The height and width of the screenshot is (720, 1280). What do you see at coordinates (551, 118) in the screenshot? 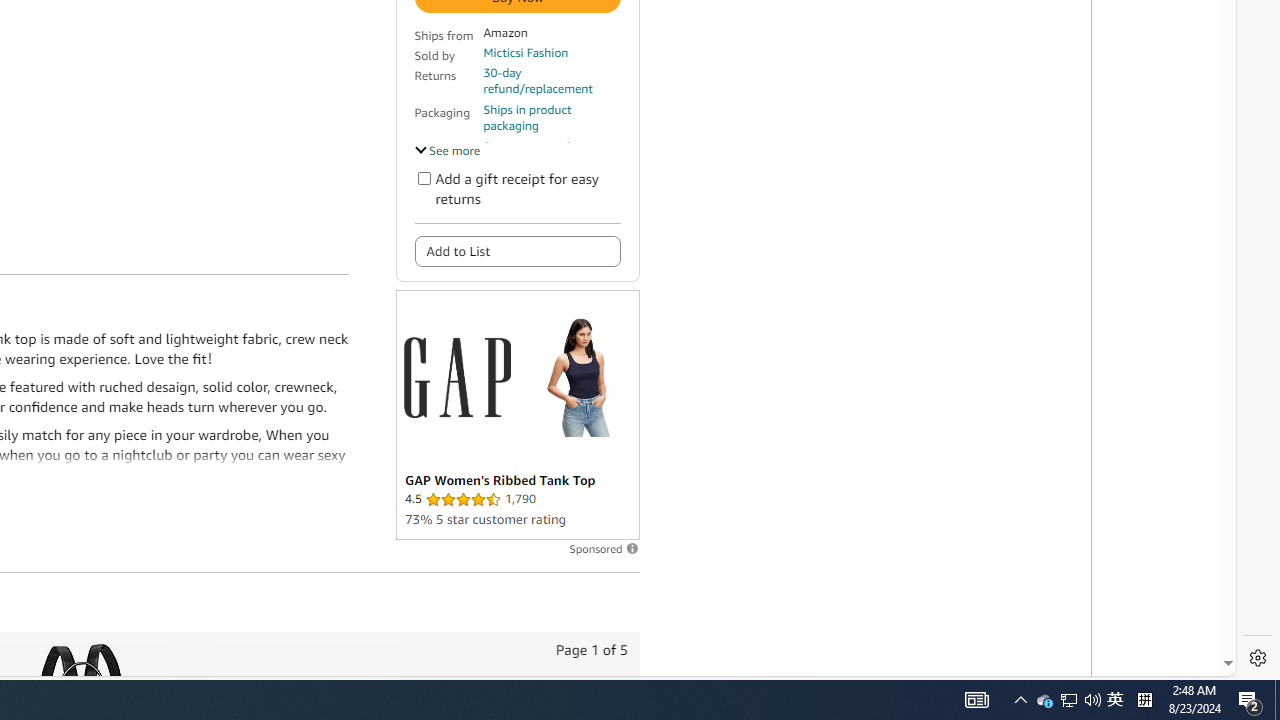
I see `'Ships in product packaging'` at bounding box center [551, 118].